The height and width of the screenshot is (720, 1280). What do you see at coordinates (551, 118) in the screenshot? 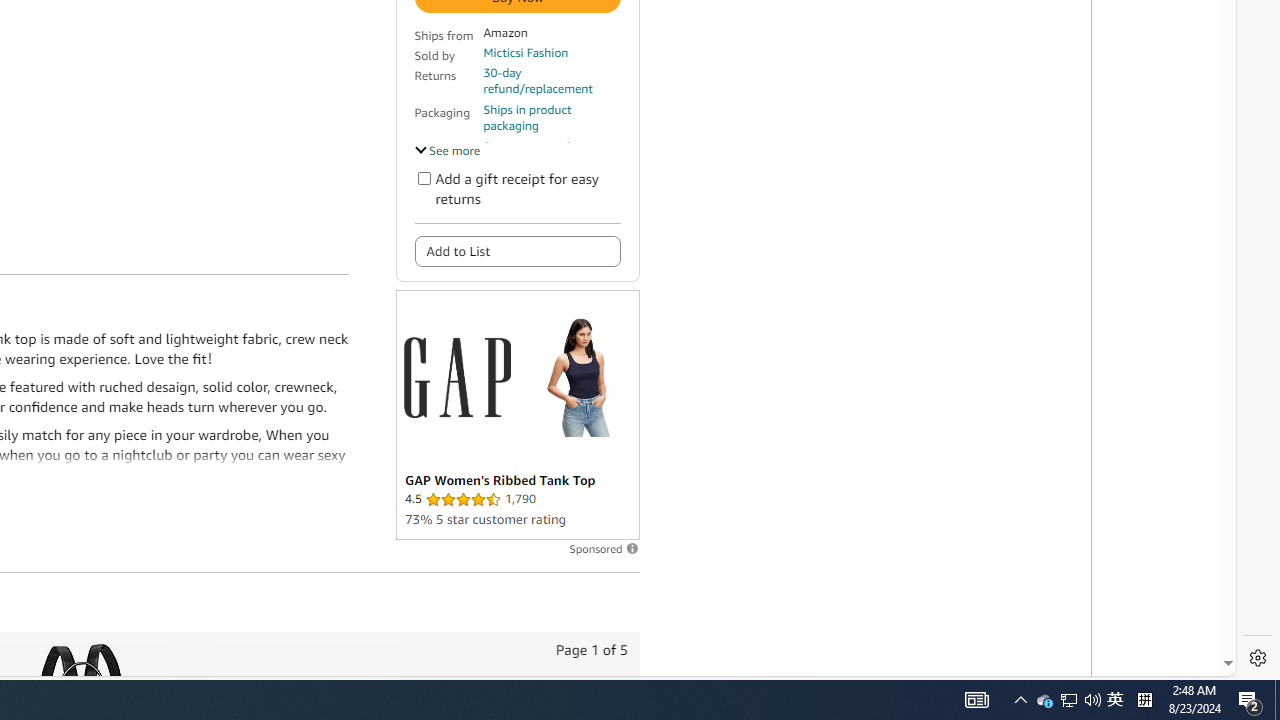
I see `'Ships in product packaging'` at bounding box center [551, 118].